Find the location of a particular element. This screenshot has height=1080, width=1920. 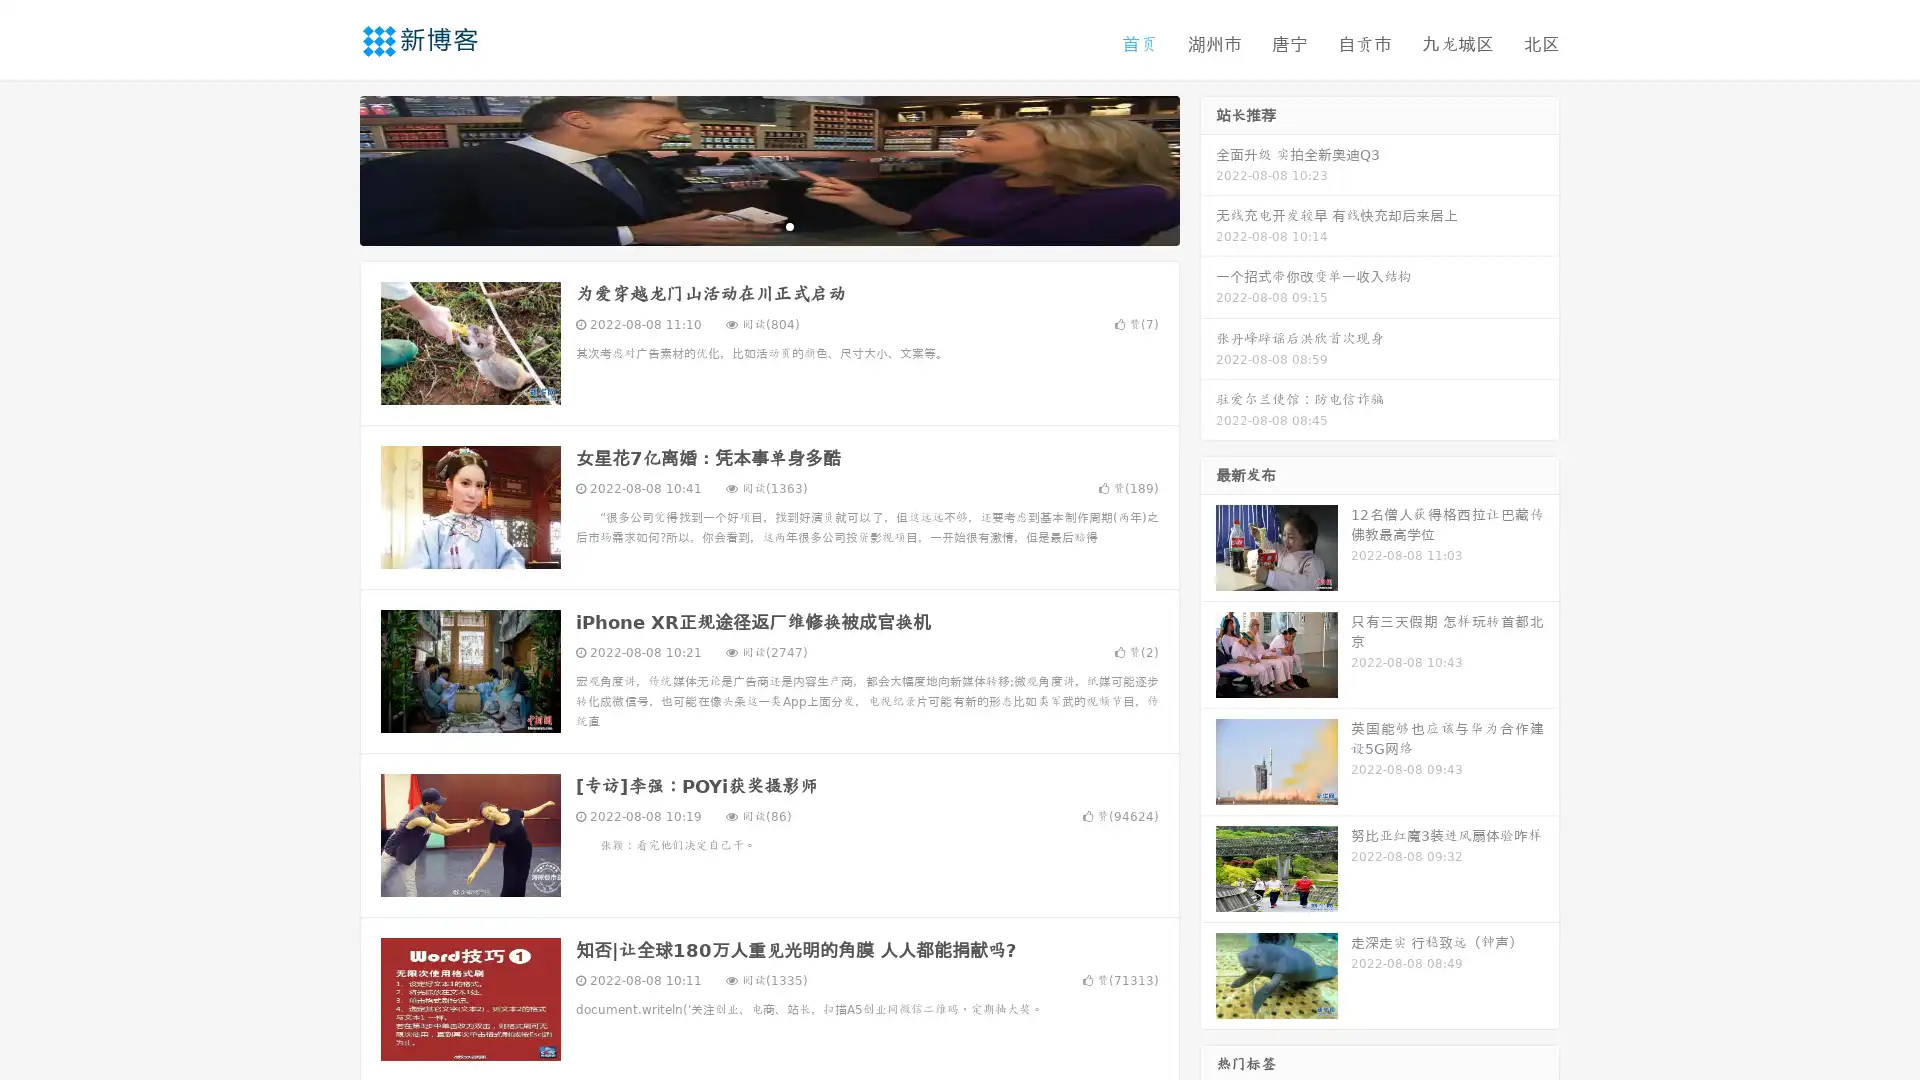

Previous slide is located at coordinates (330, 168).